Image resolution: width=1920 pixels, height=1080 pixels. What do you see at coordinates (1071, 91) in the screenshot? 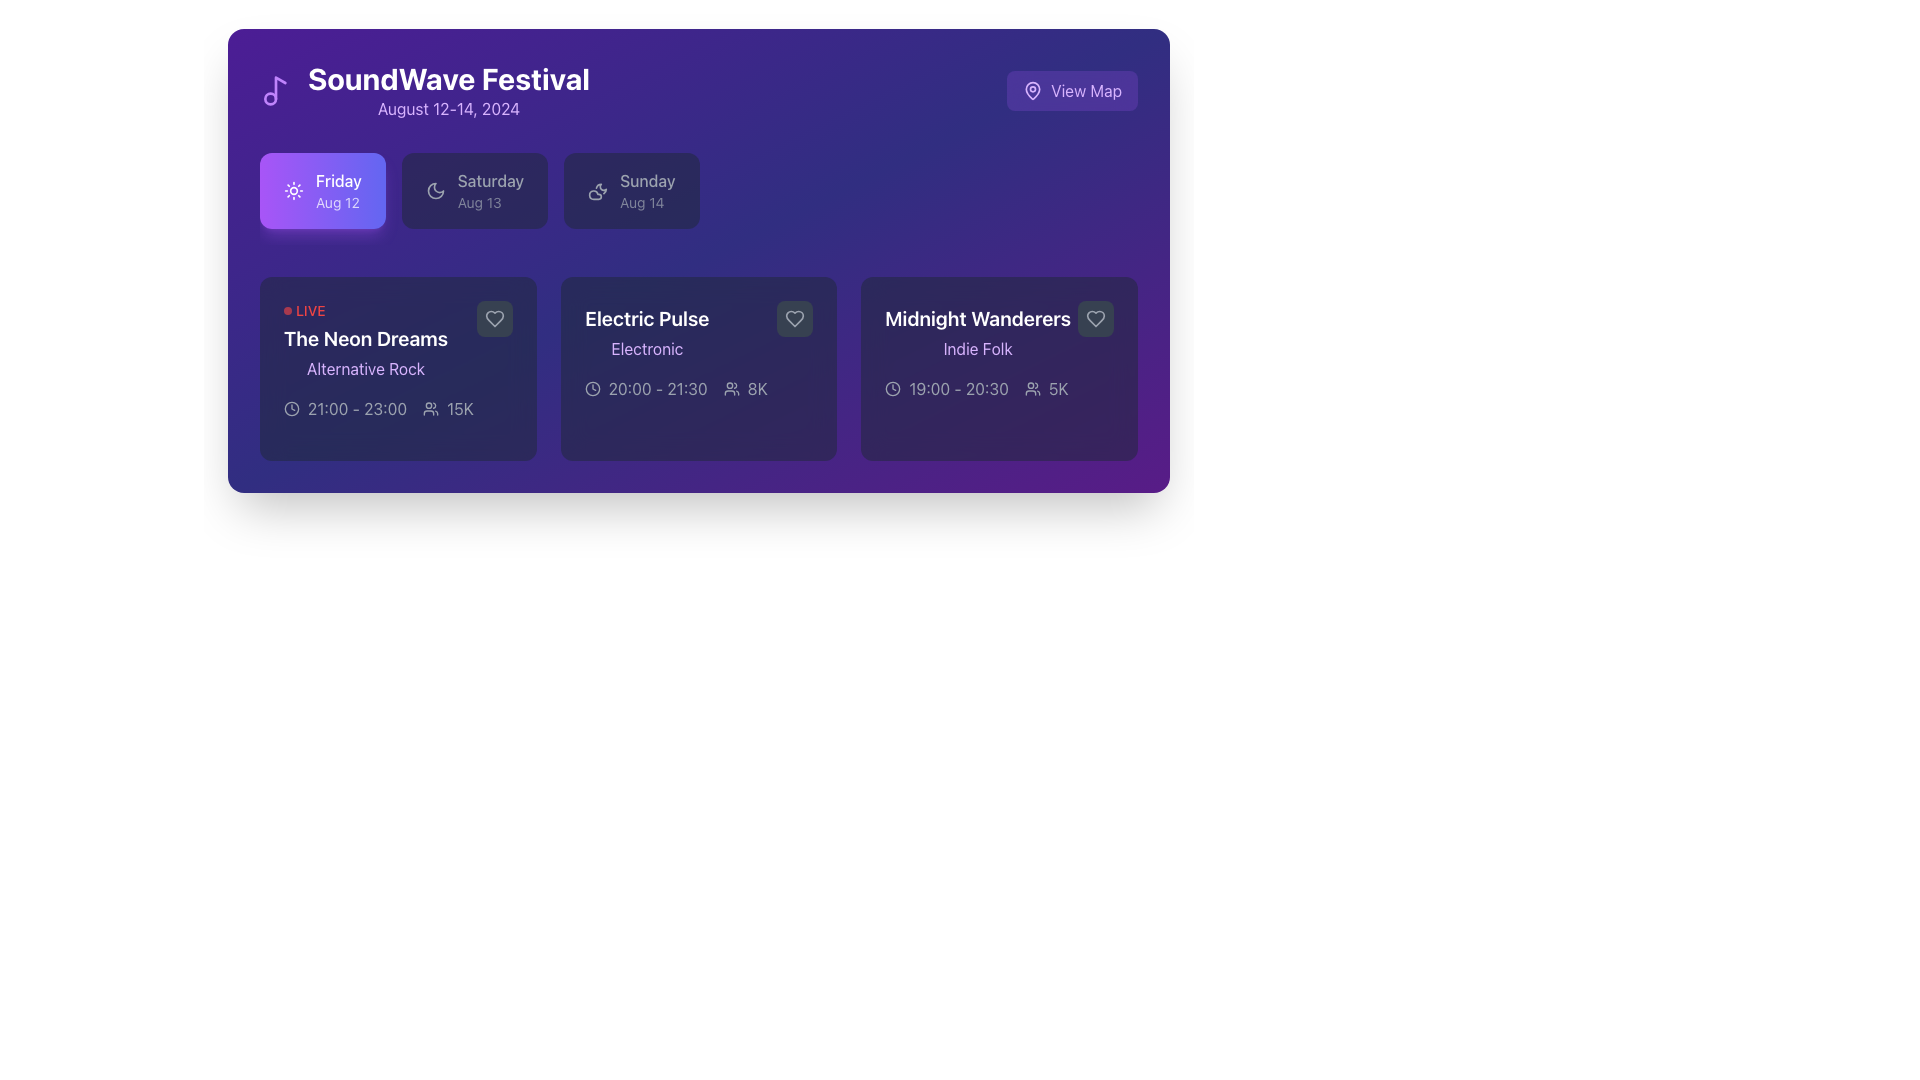
I see `the button located at the top-right corner of the interface, aligned with the title header 'SoundWave Festival'` at bounding box center [1071, 91].